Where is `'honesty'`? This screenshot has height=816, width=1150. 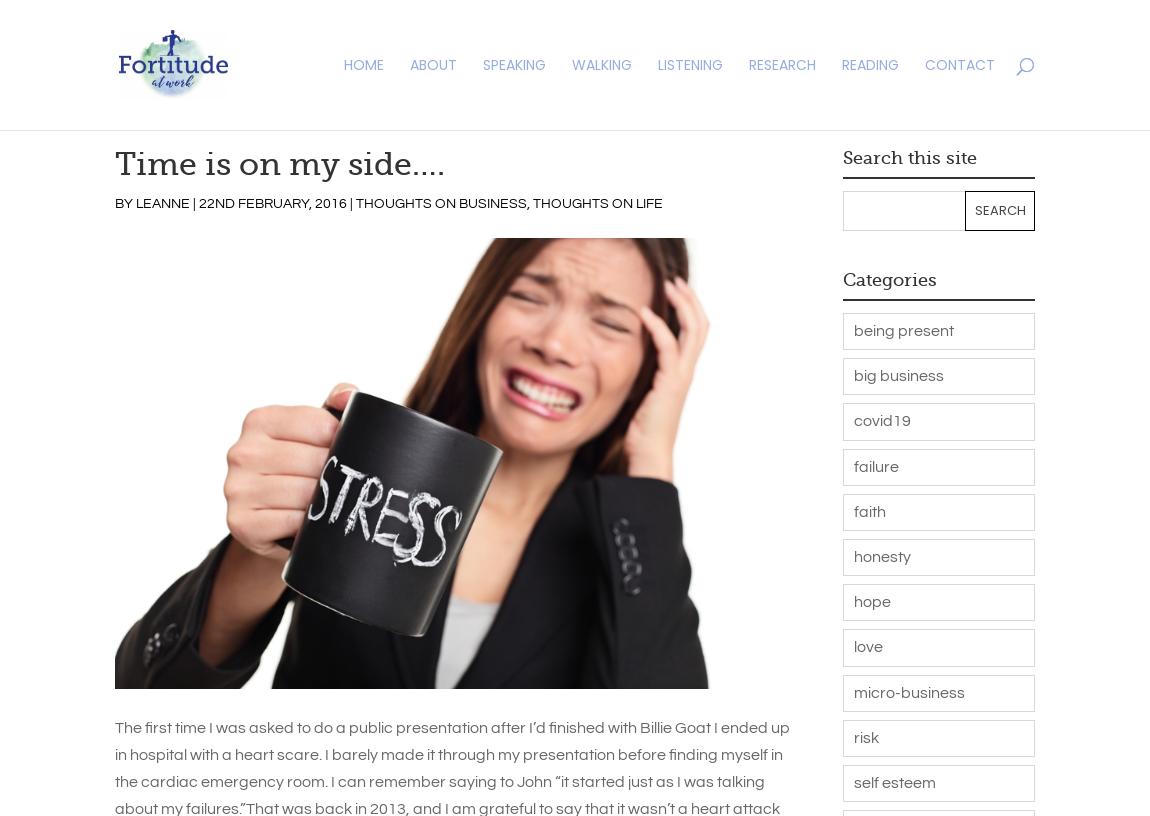
'honesty' is located at coordinates (881, 556).